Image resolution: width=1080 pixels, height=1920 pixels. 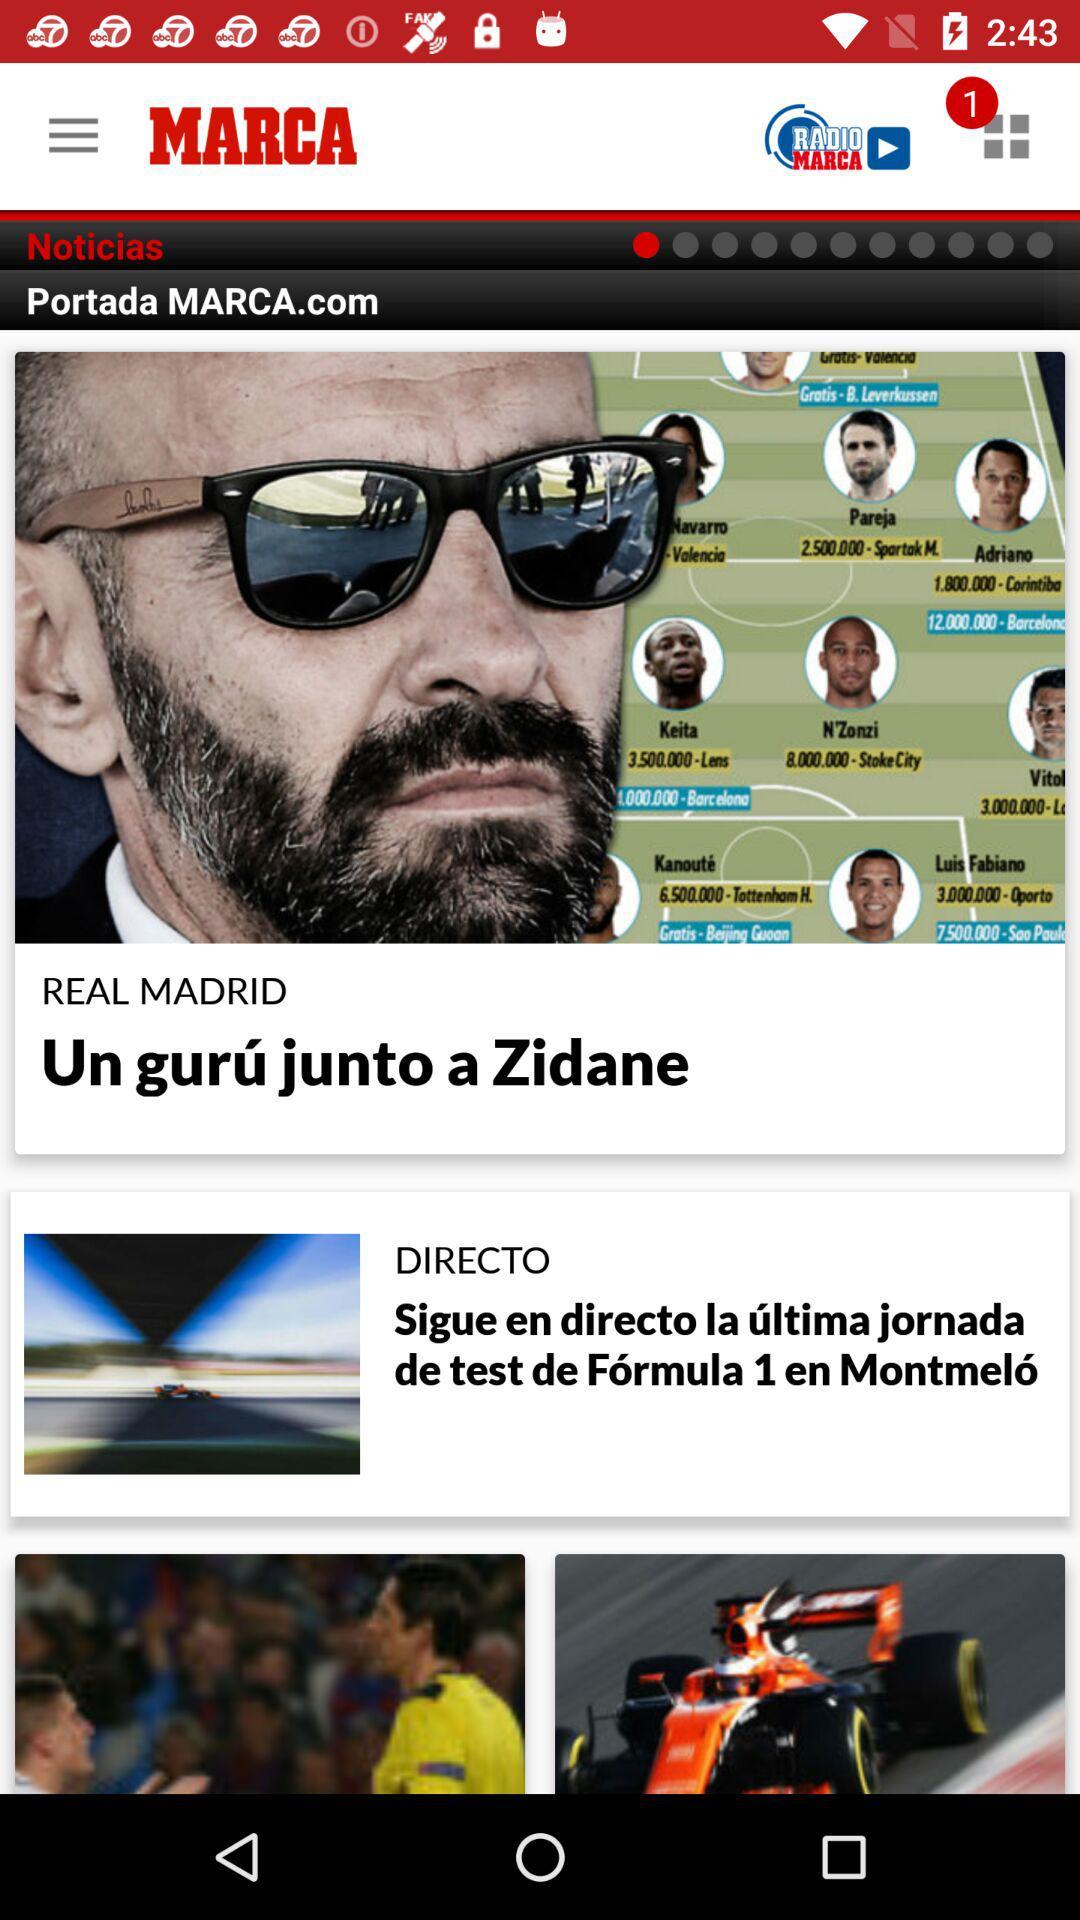 What do you see at coordinates (837, 135) in the screenshot?
I see `open page` at bounding box center [837, 135].